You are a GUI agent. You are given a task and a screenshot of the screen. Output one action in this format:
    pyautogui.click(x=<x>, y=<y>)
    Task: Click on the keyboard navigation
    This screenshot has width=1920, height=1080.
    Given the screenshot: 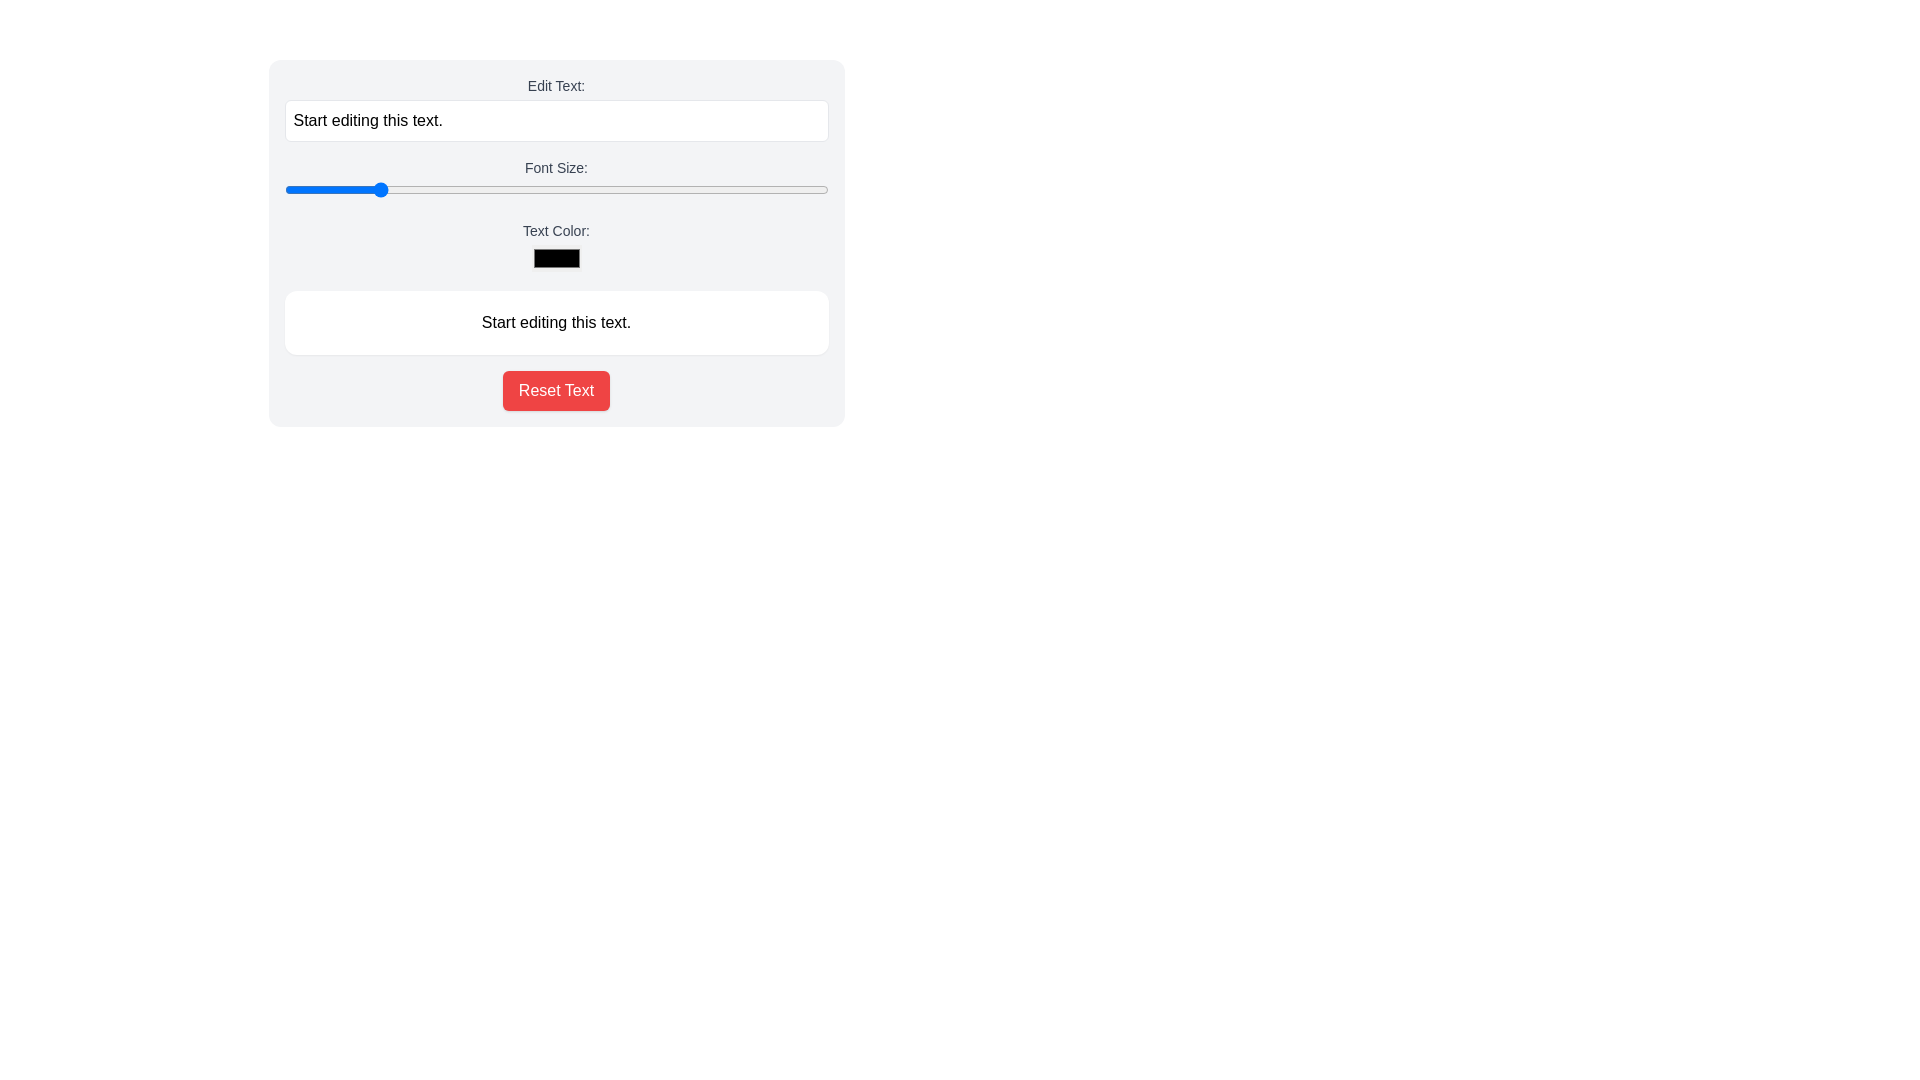 What is the action you would take?
    pyautogui.click(x=556, y=257)
    